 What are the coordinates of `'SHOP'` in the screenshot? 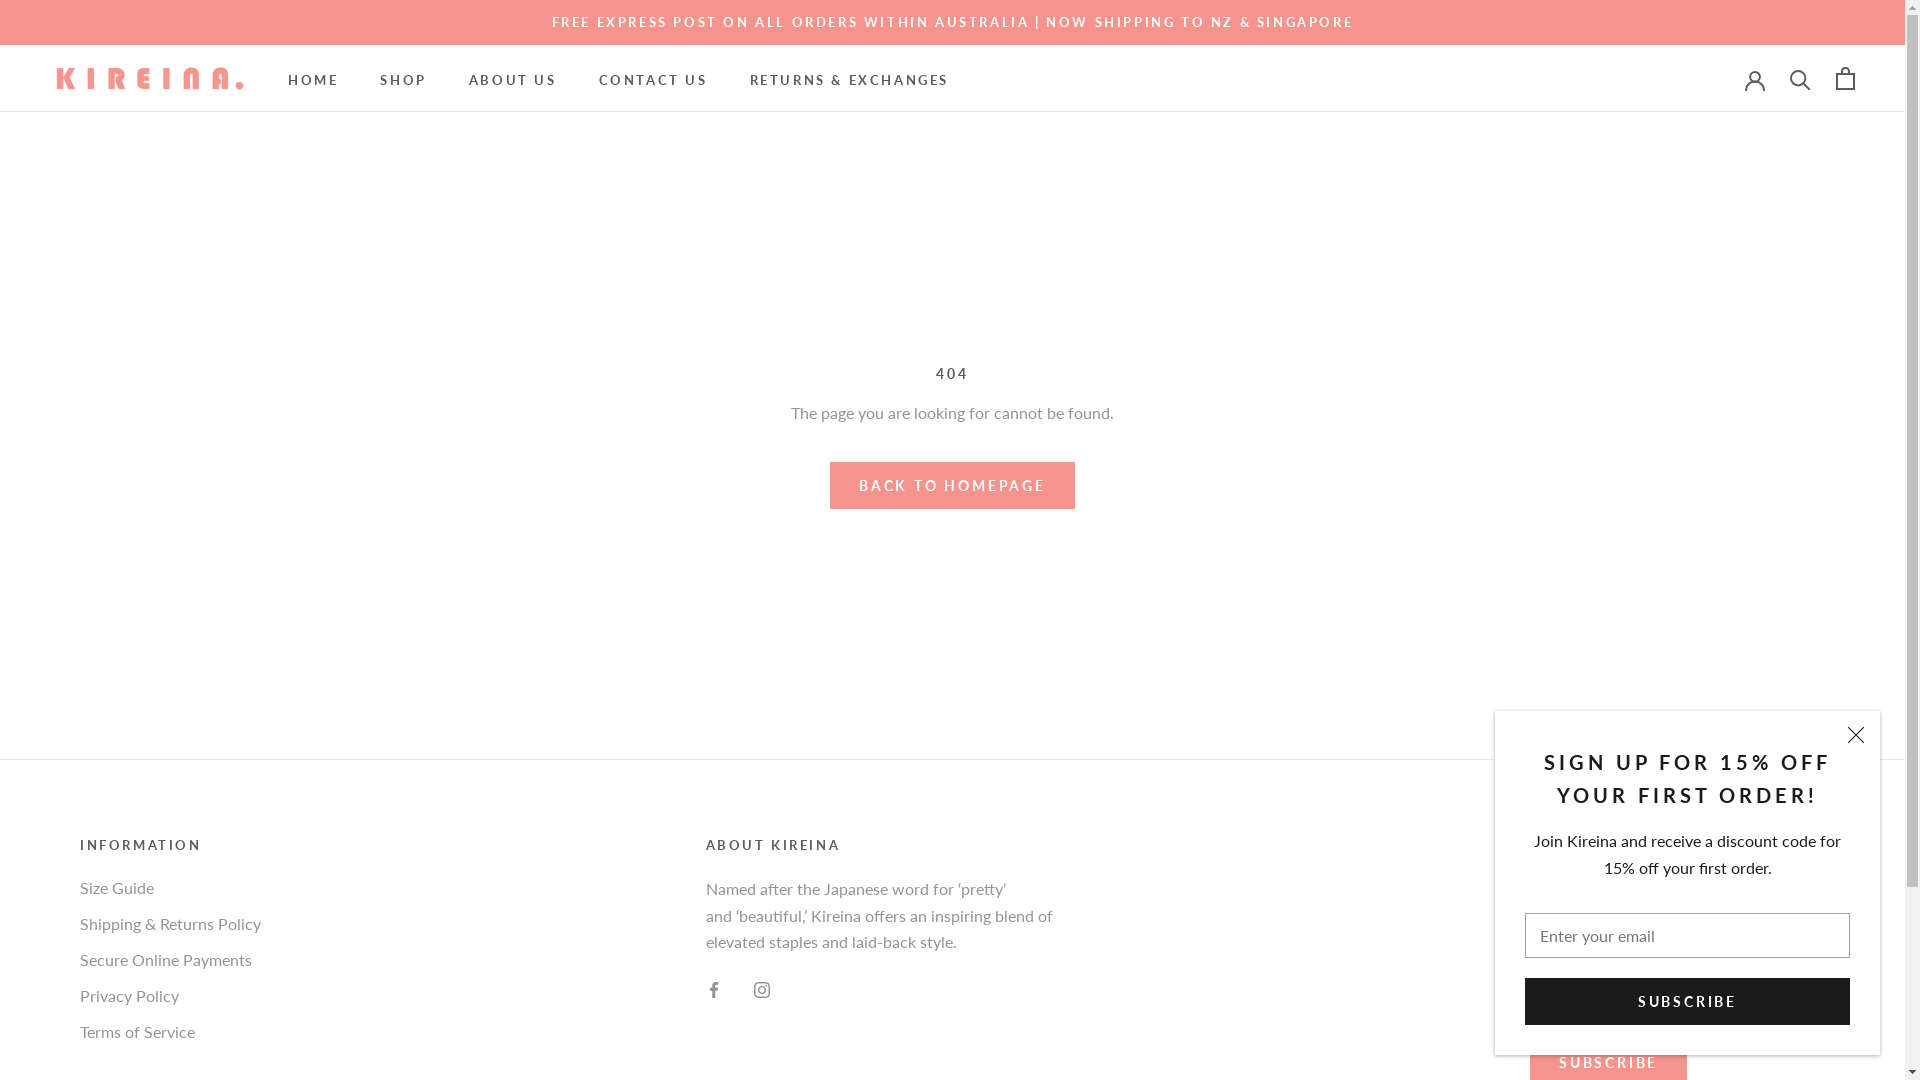 It's located at (402, 79).